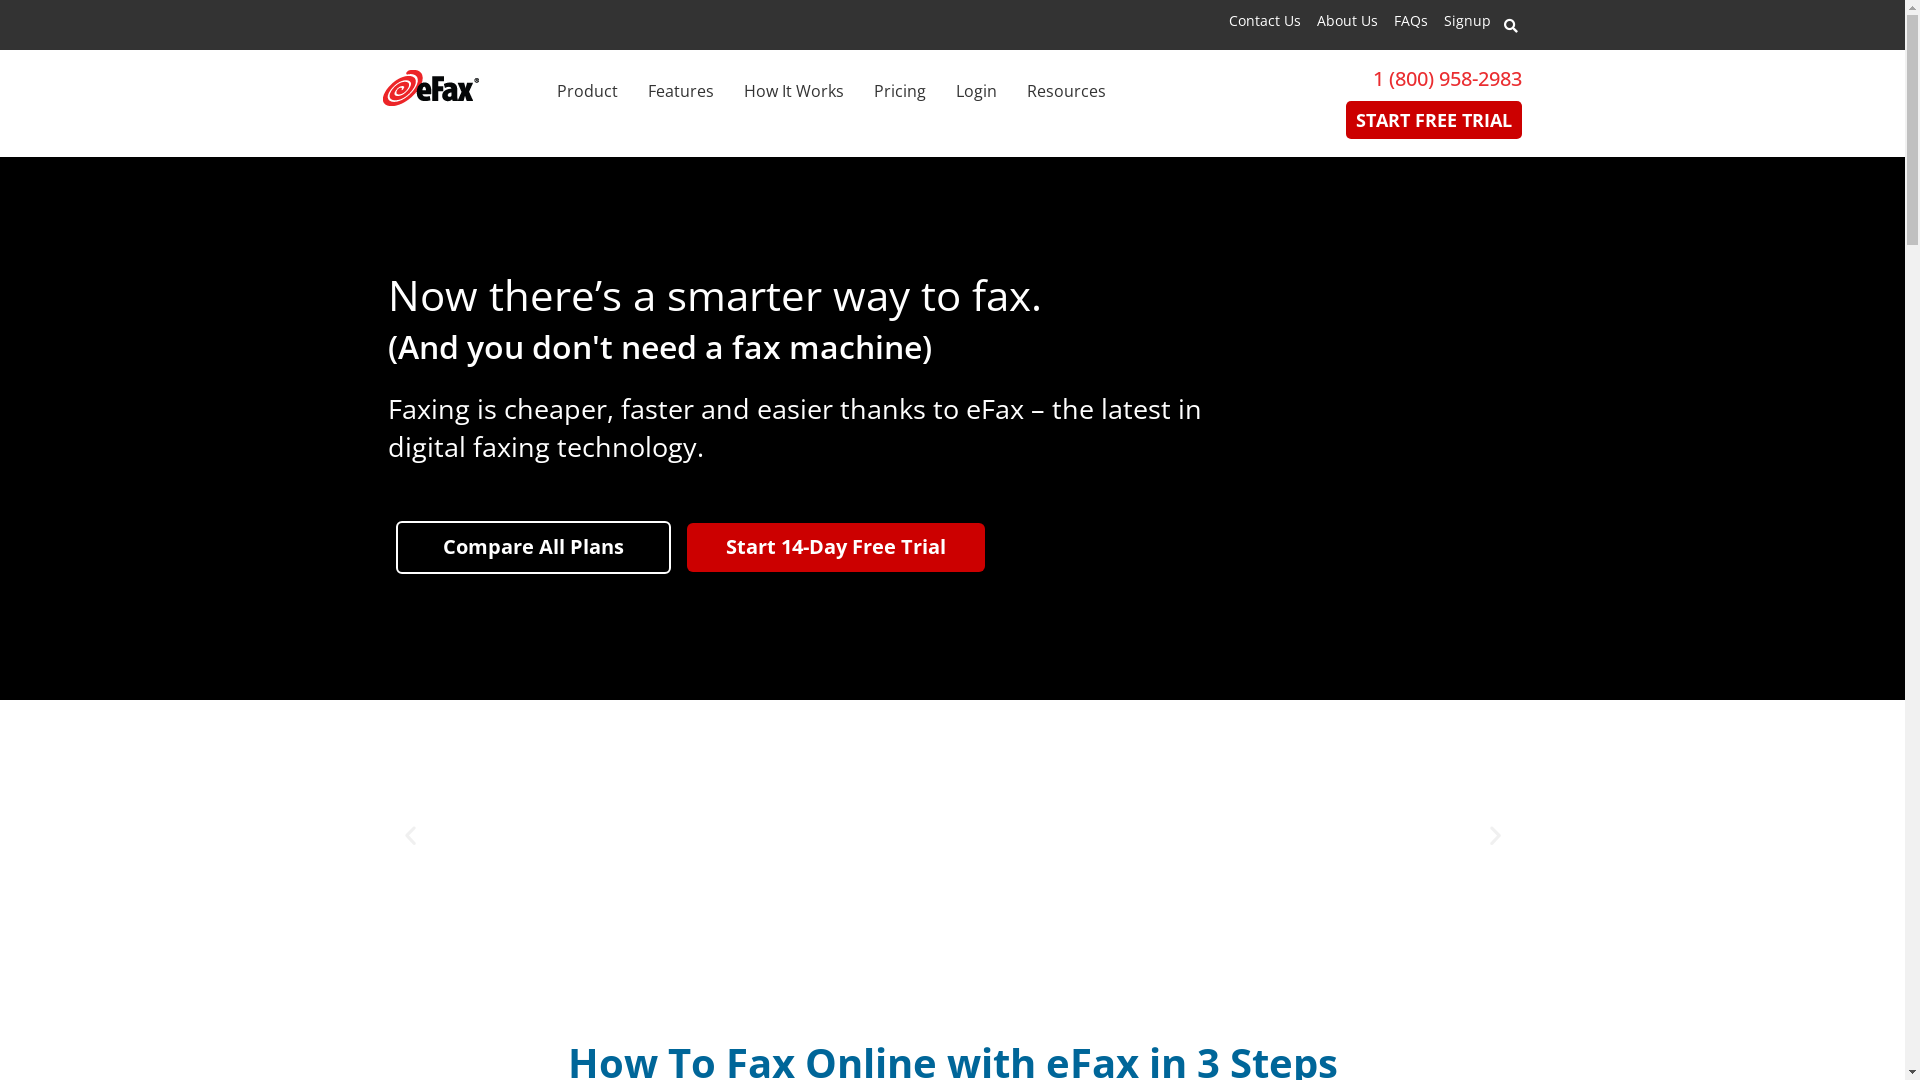  I want to click on '1 (800) 958-2983', so click(1447, 77).